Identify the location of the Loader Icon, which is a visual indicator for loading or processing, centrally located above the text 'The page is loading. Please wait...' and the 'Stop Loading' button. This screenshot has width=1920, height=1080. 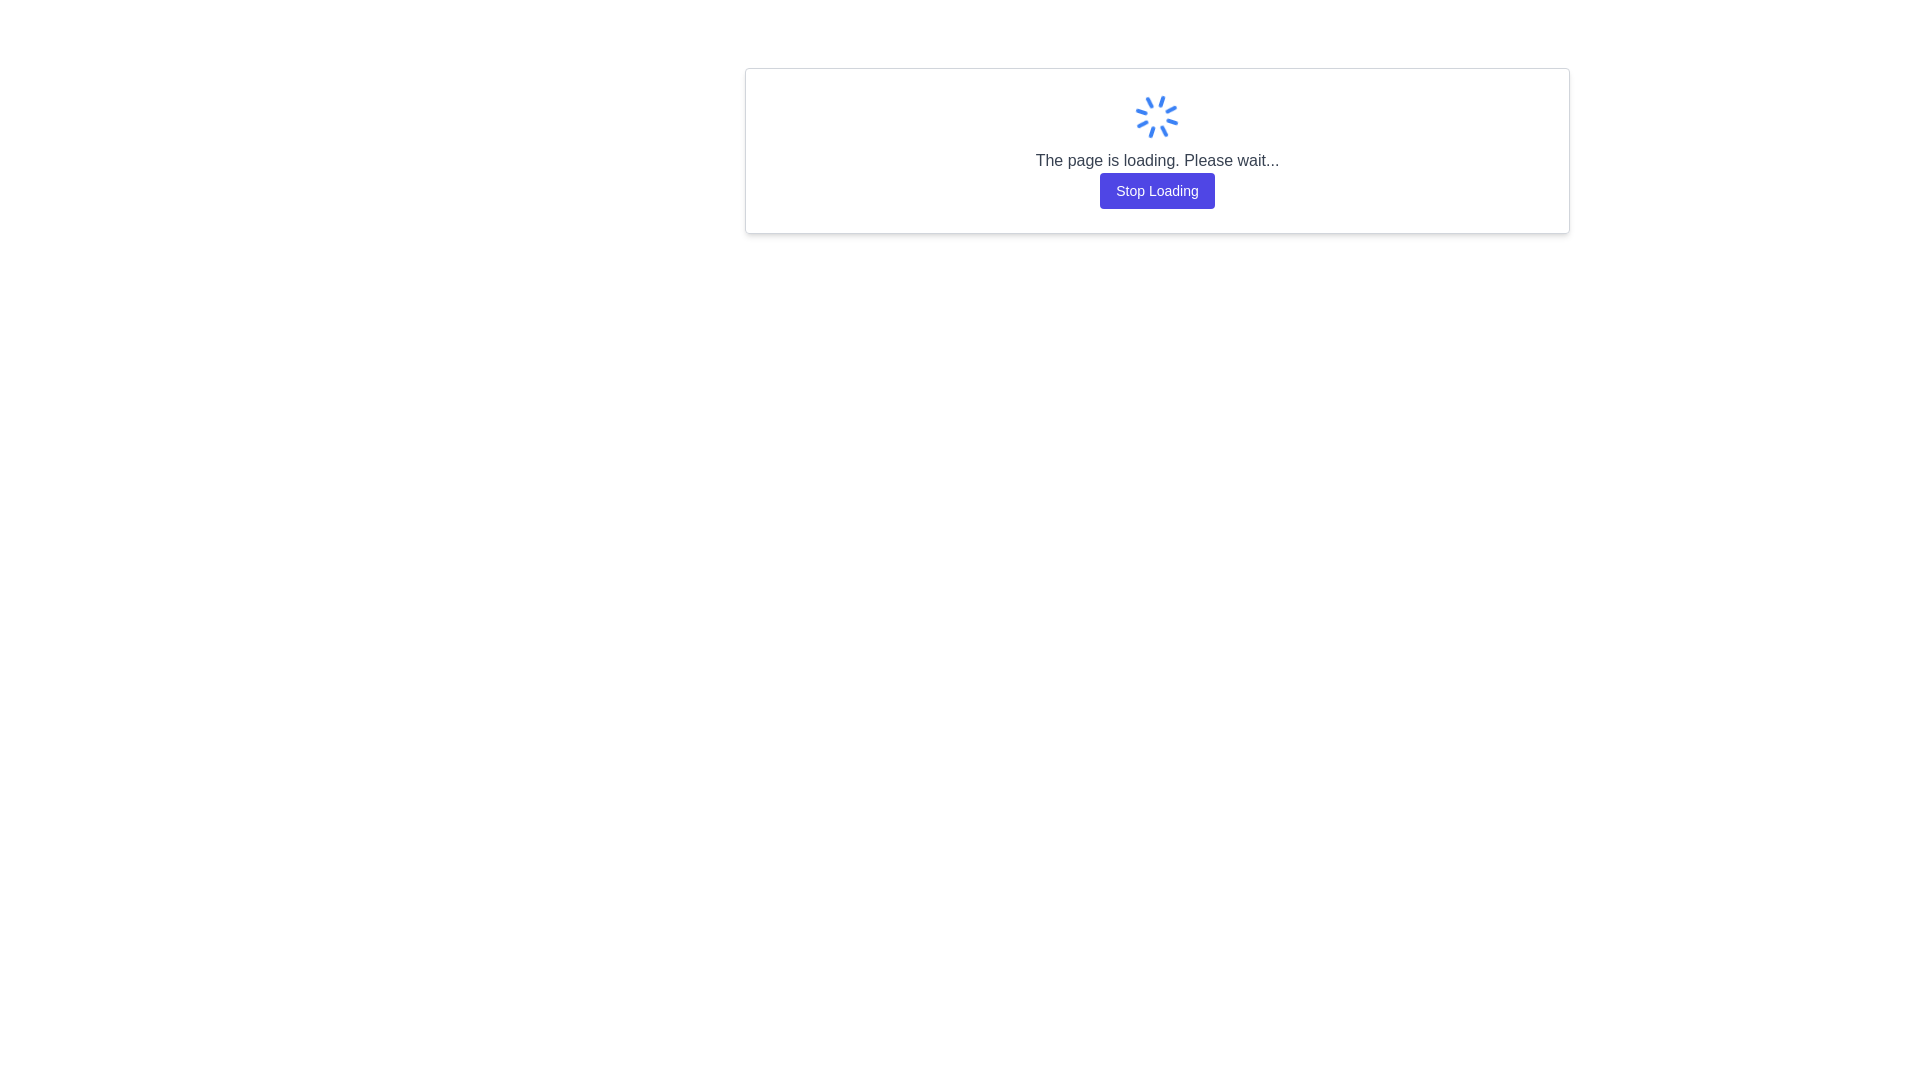
(1157, 116).